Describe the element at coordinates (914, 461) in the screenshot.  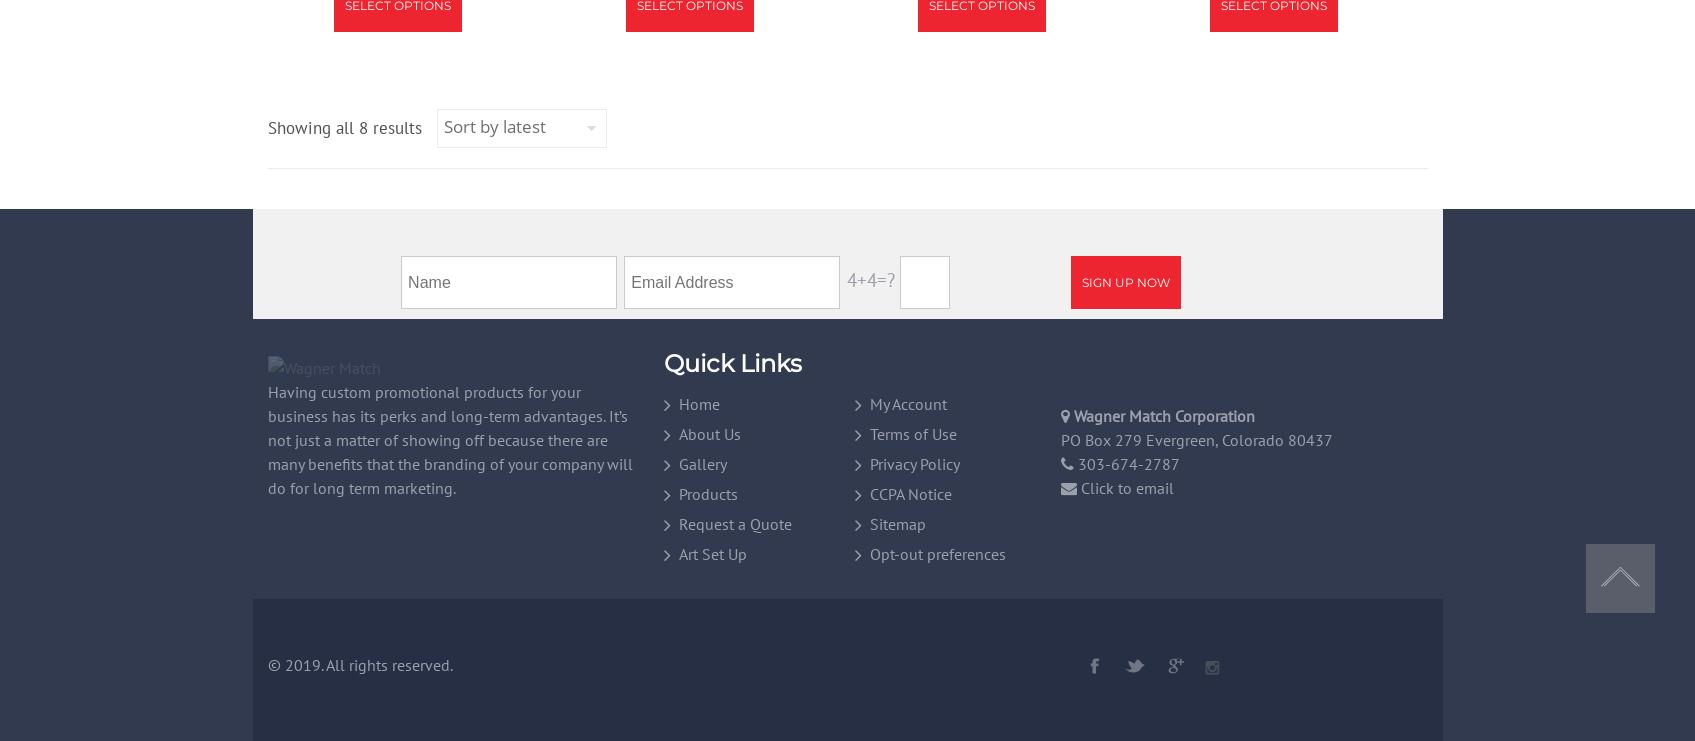
I see `'Privacy Policy'` at that location.